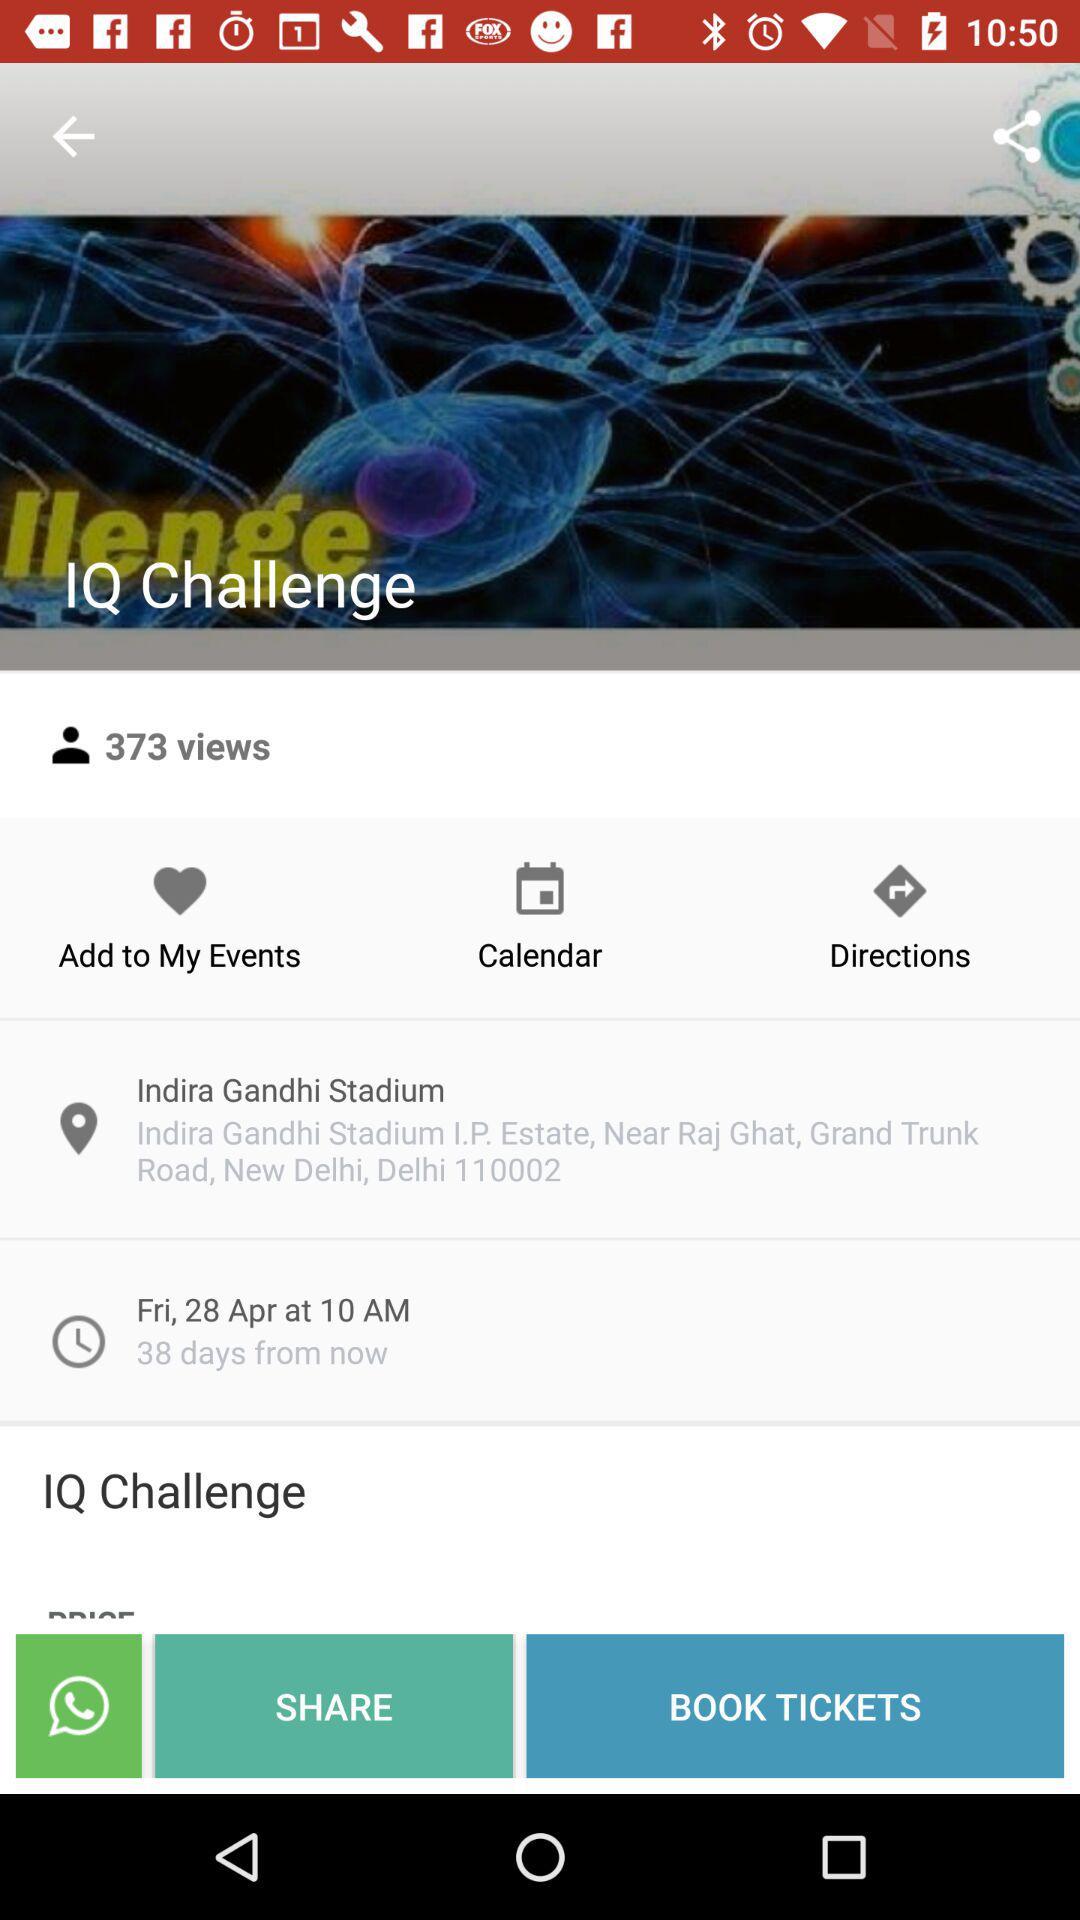  Describe the element at coordinates (180, 916) in the screenshot. I see `add to my icon` at that location.